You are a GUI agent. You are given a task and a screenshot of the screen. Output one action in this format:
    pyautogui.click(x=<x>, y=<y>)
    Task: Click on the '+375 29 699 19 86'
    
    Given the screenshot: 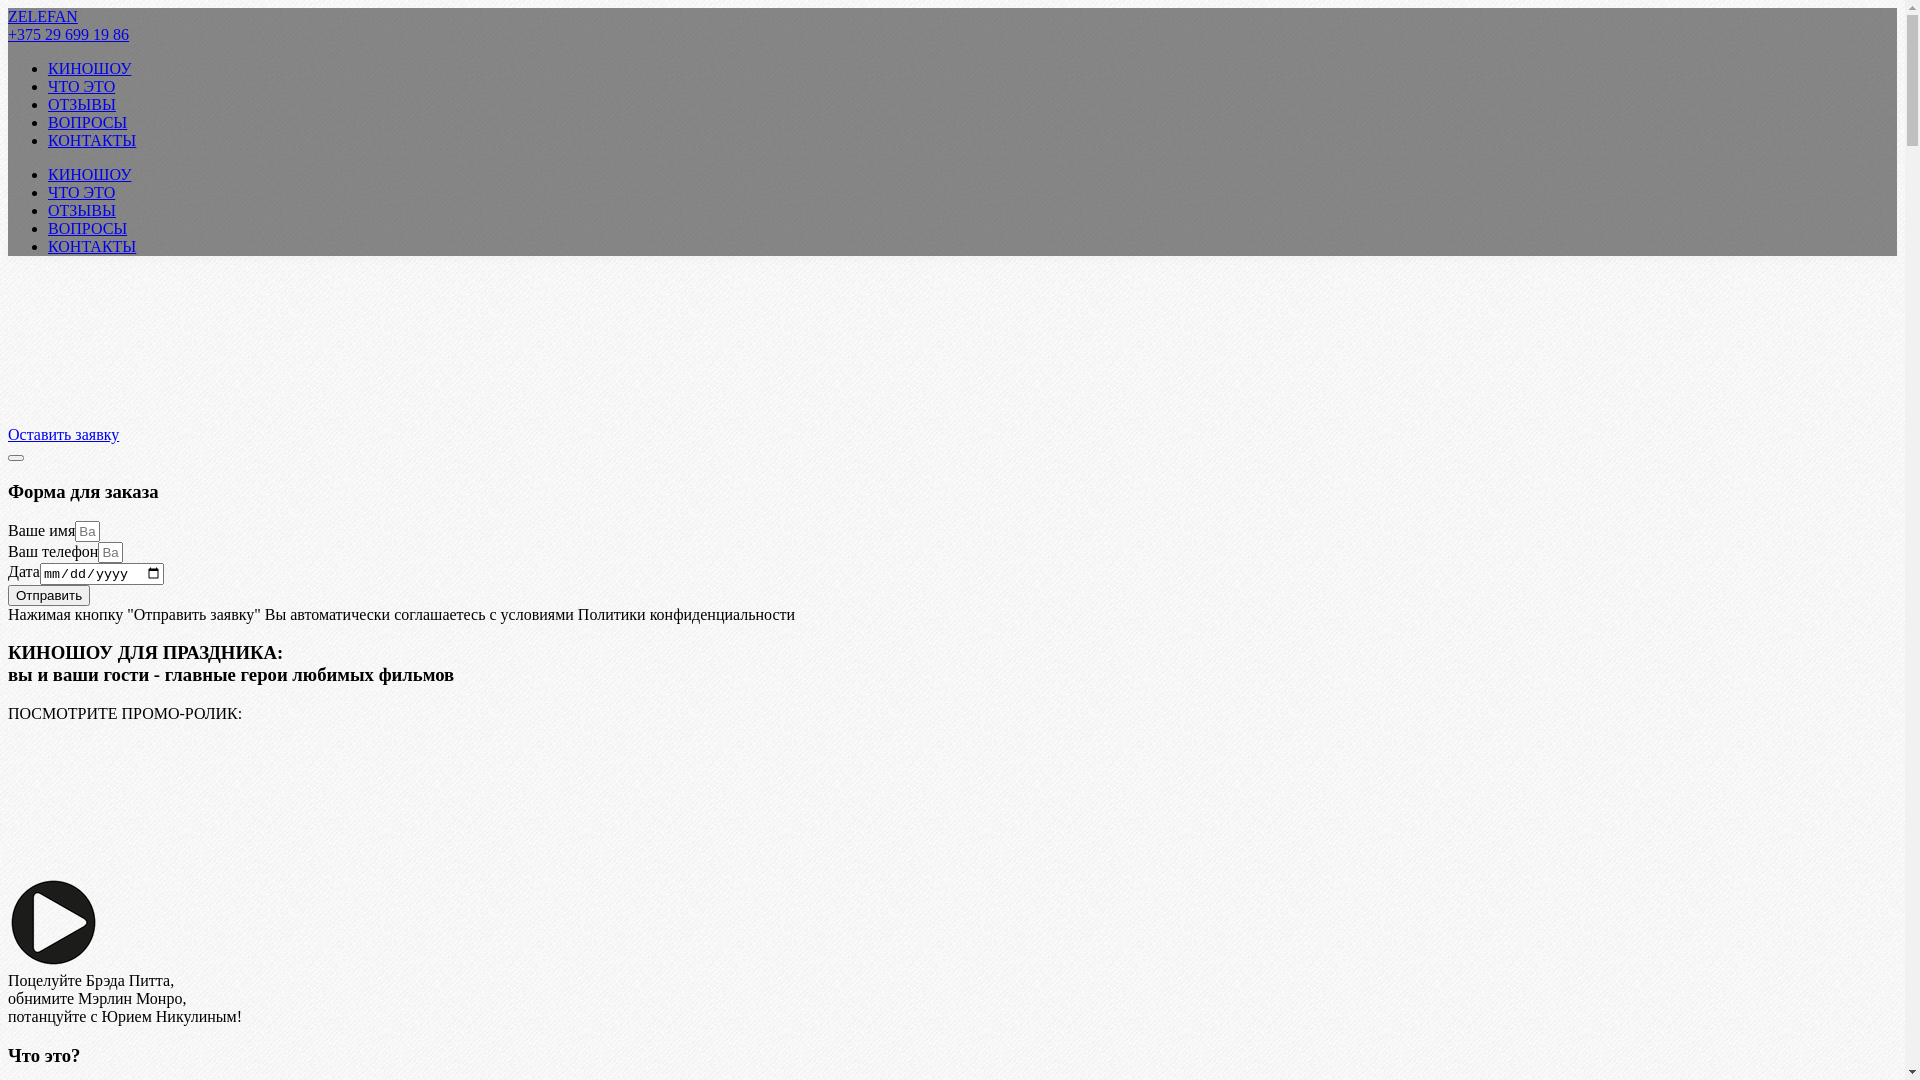 What is the action you would take?
    pyautogui.click(x=8, y=34)
    